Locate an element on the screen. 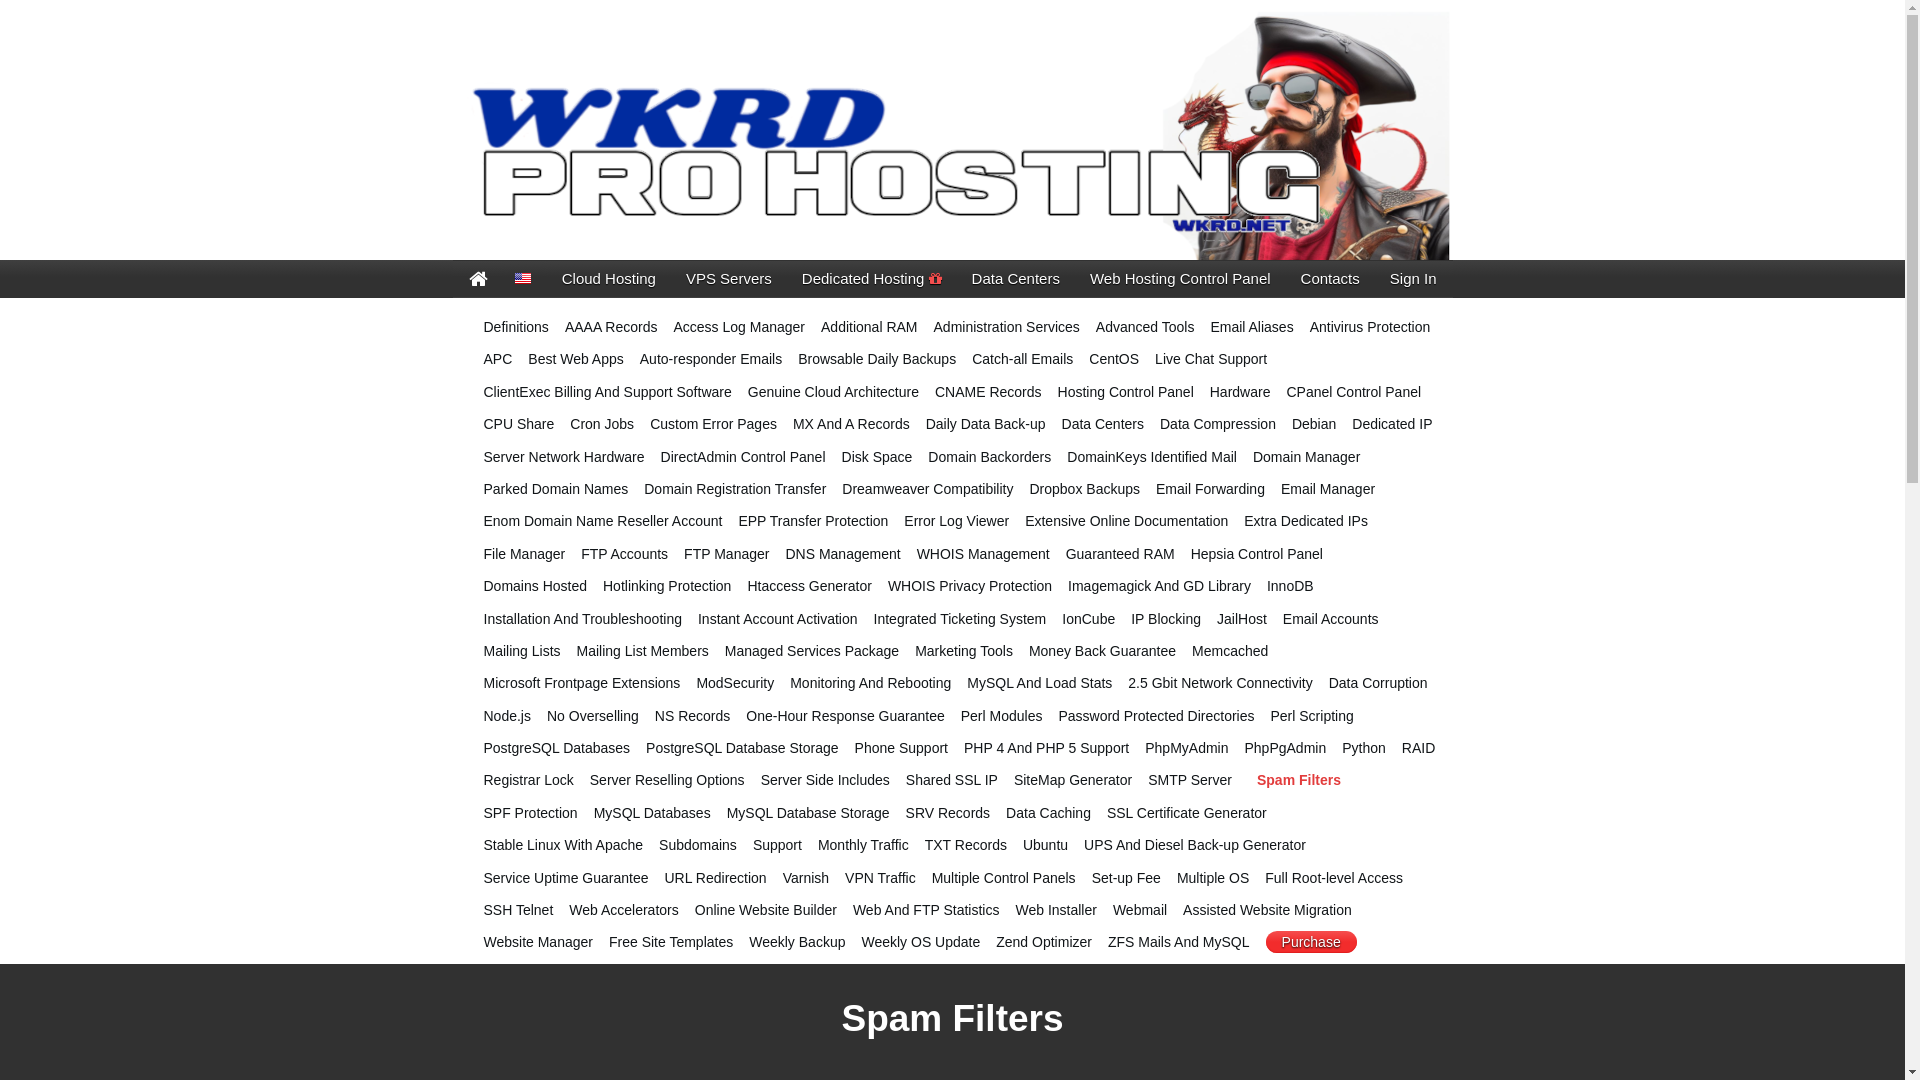 Image resolution: width=1920 pixels, height=1080 pixels. 'Subdomains' is located at coordinates (697, 844).